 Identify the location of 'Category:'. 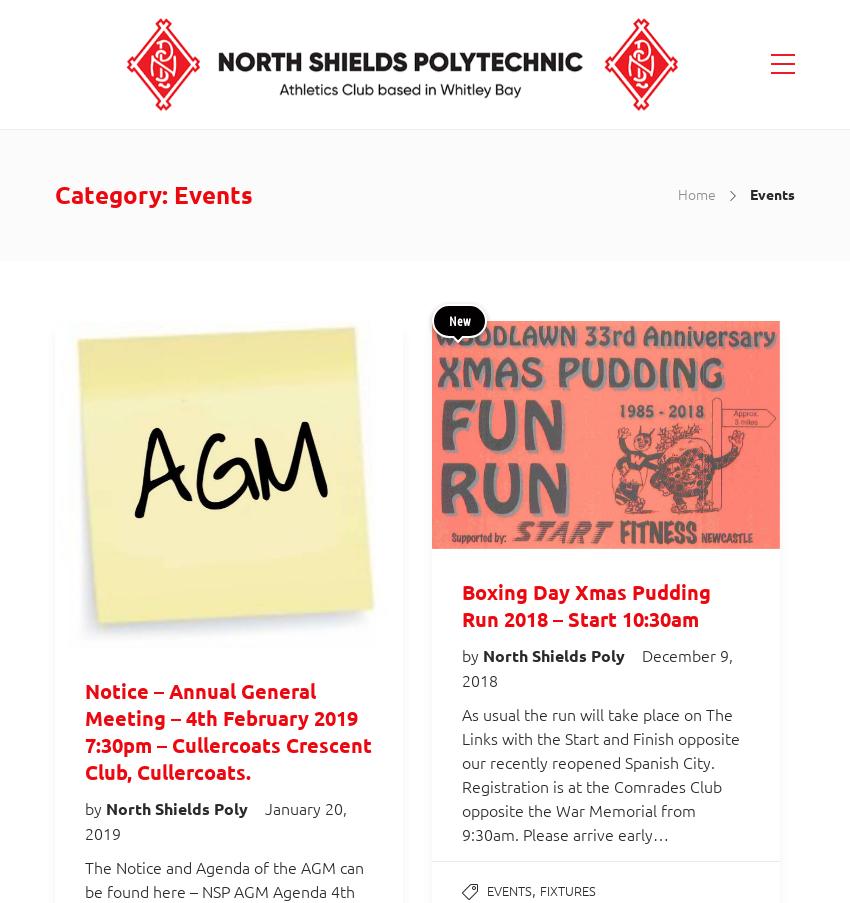
(54, 194).